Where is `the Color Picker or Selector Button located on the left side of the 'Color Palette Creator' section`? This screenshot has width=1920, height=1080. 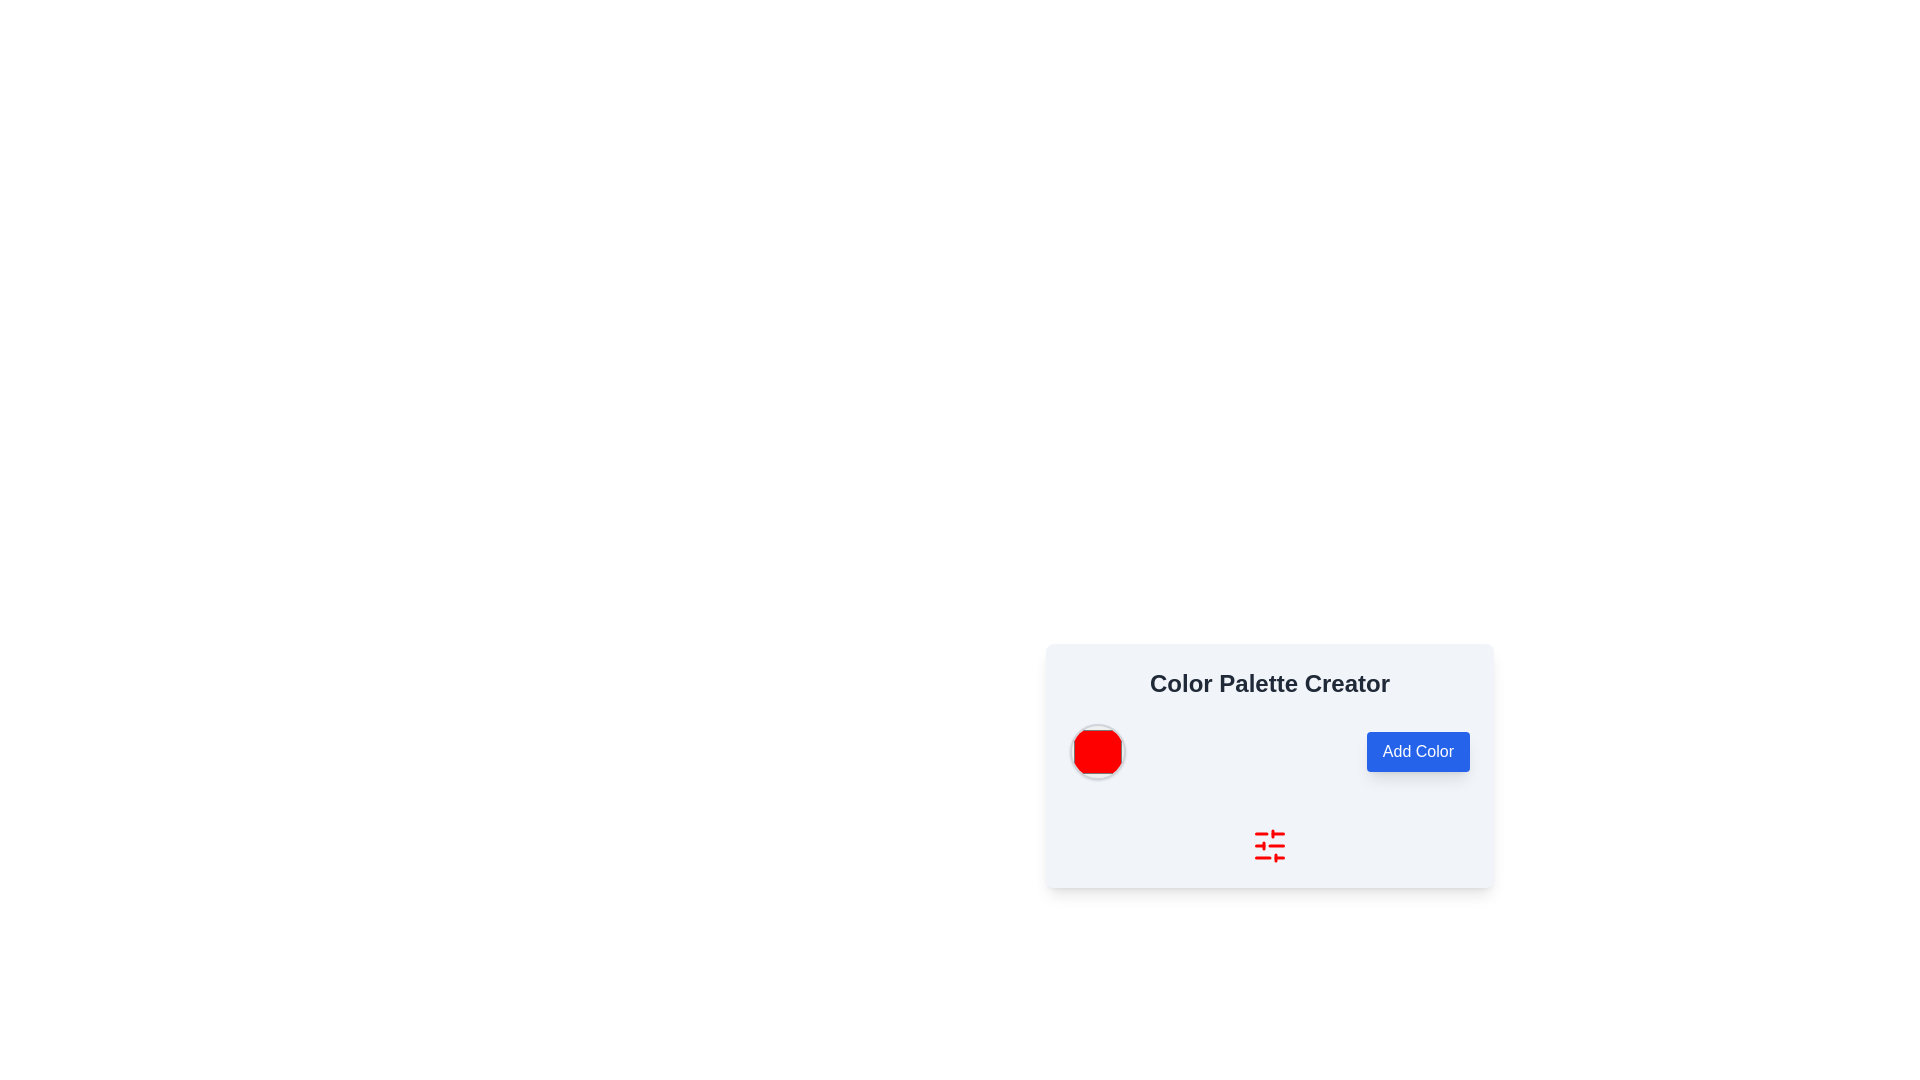
the Color Picker or Selector Button located on the left side of the 'Color Palette Creator' section is located at coordinates (1097, 752).